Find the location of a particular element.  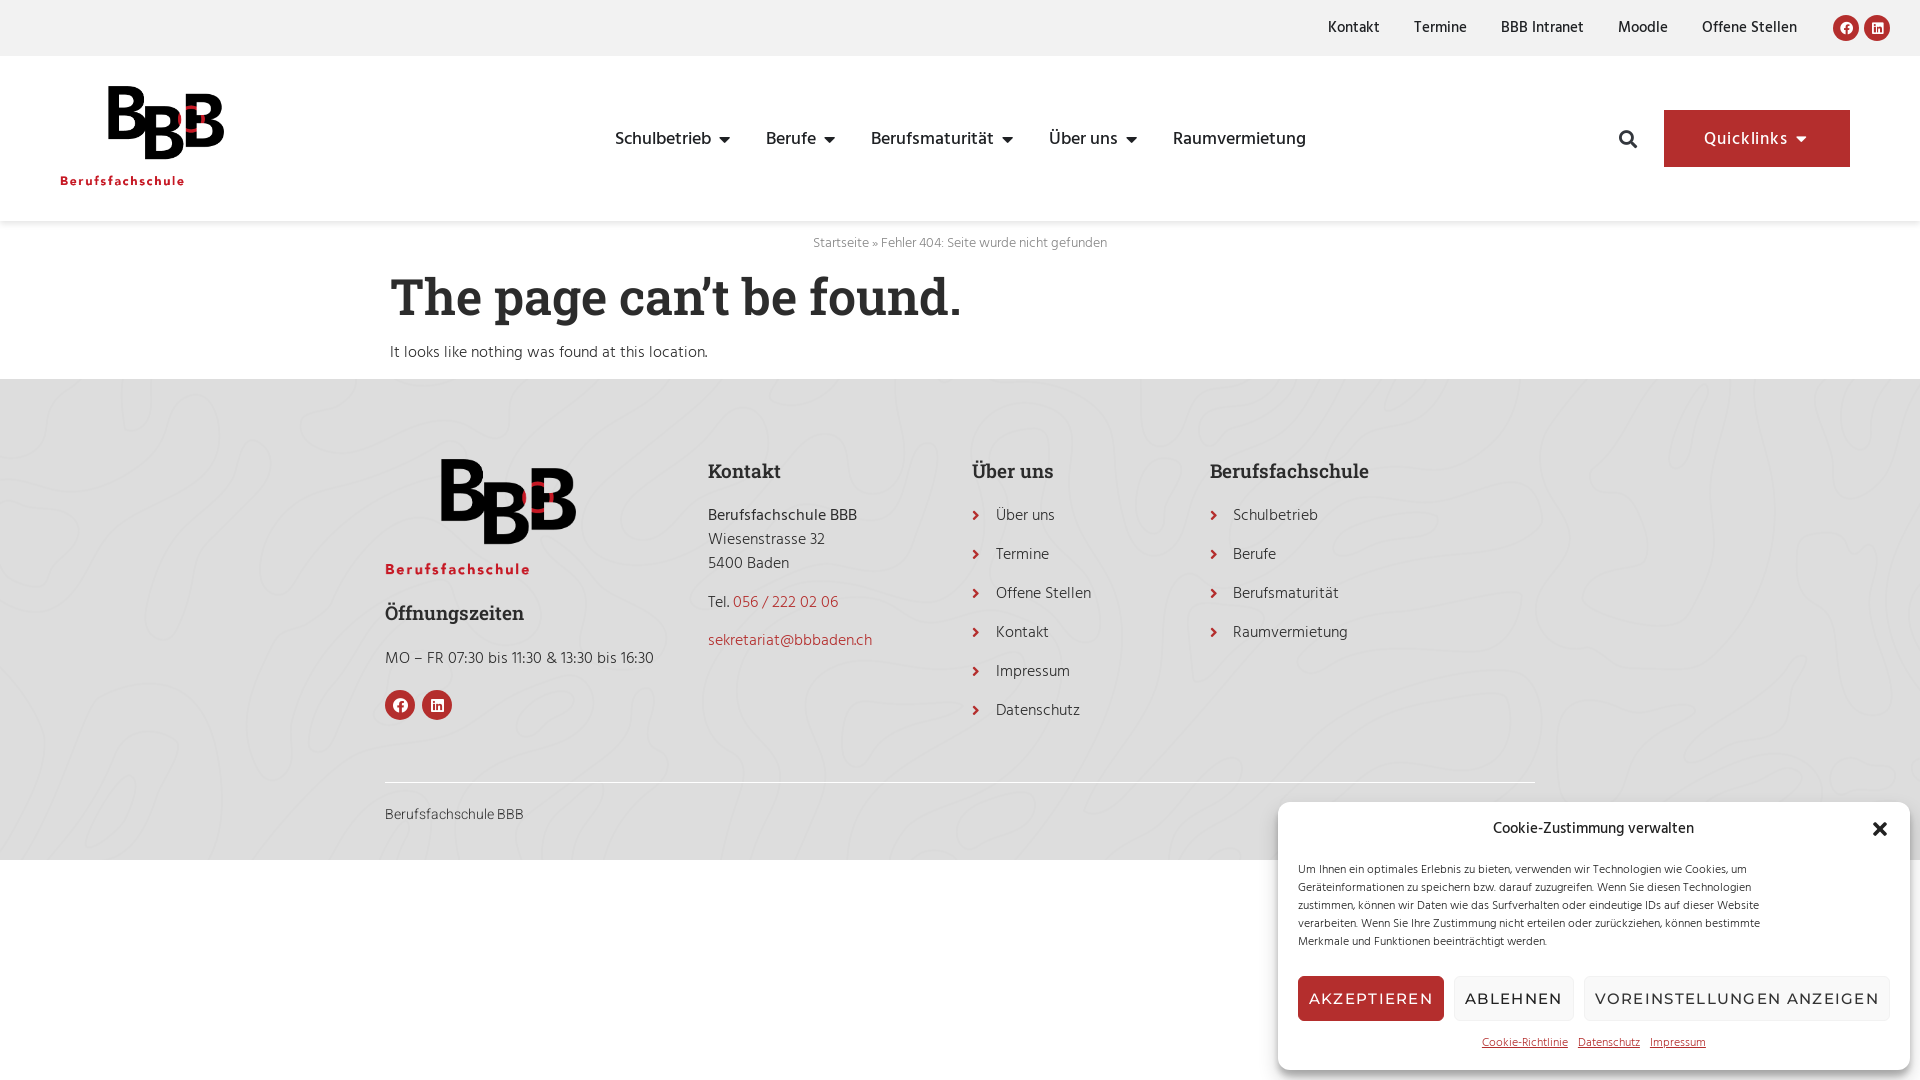

'Raumvermietung' is located at coordinates (1371, 632).